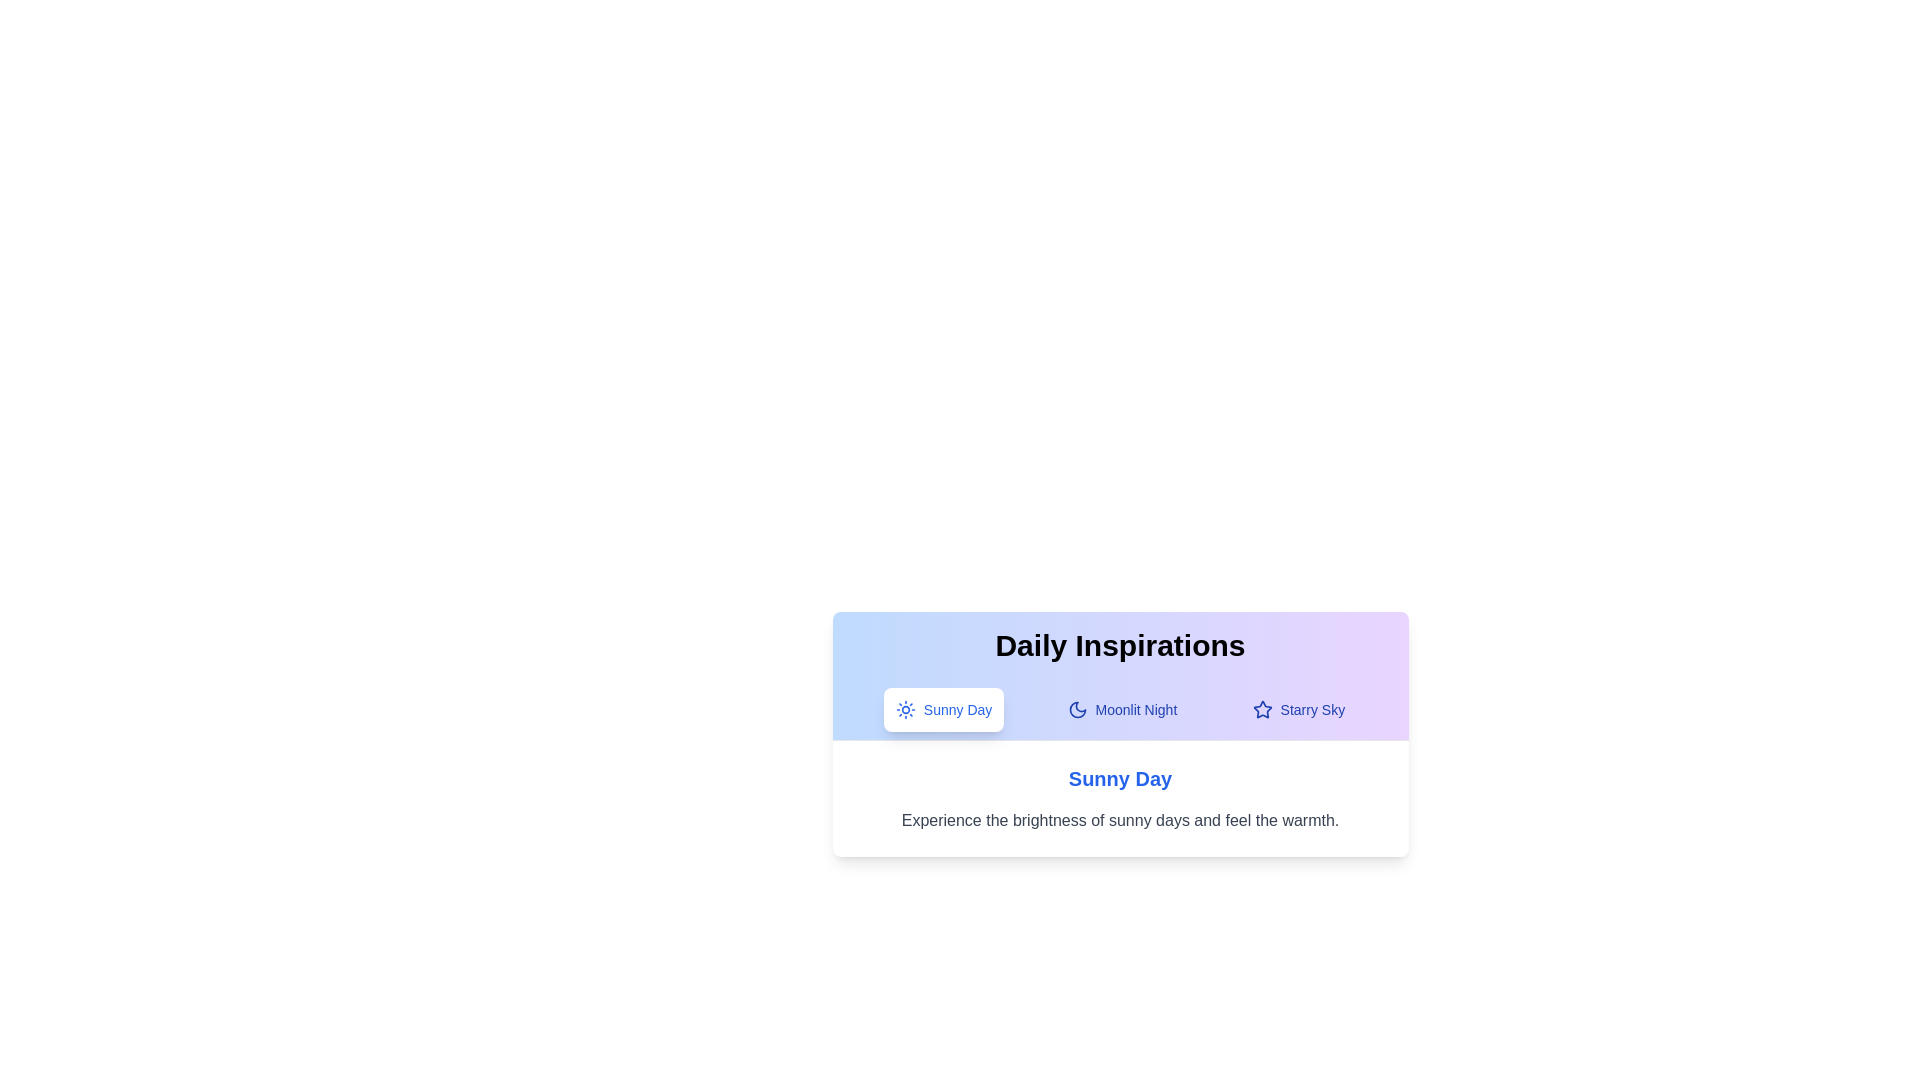 The width and height of the screenshot is (1920, 1080). What do you see at coordinates (904, 708) in the screenshot?
I see `the icon corresponding to the tab Sunny Day` at bounding box center [904, 708].